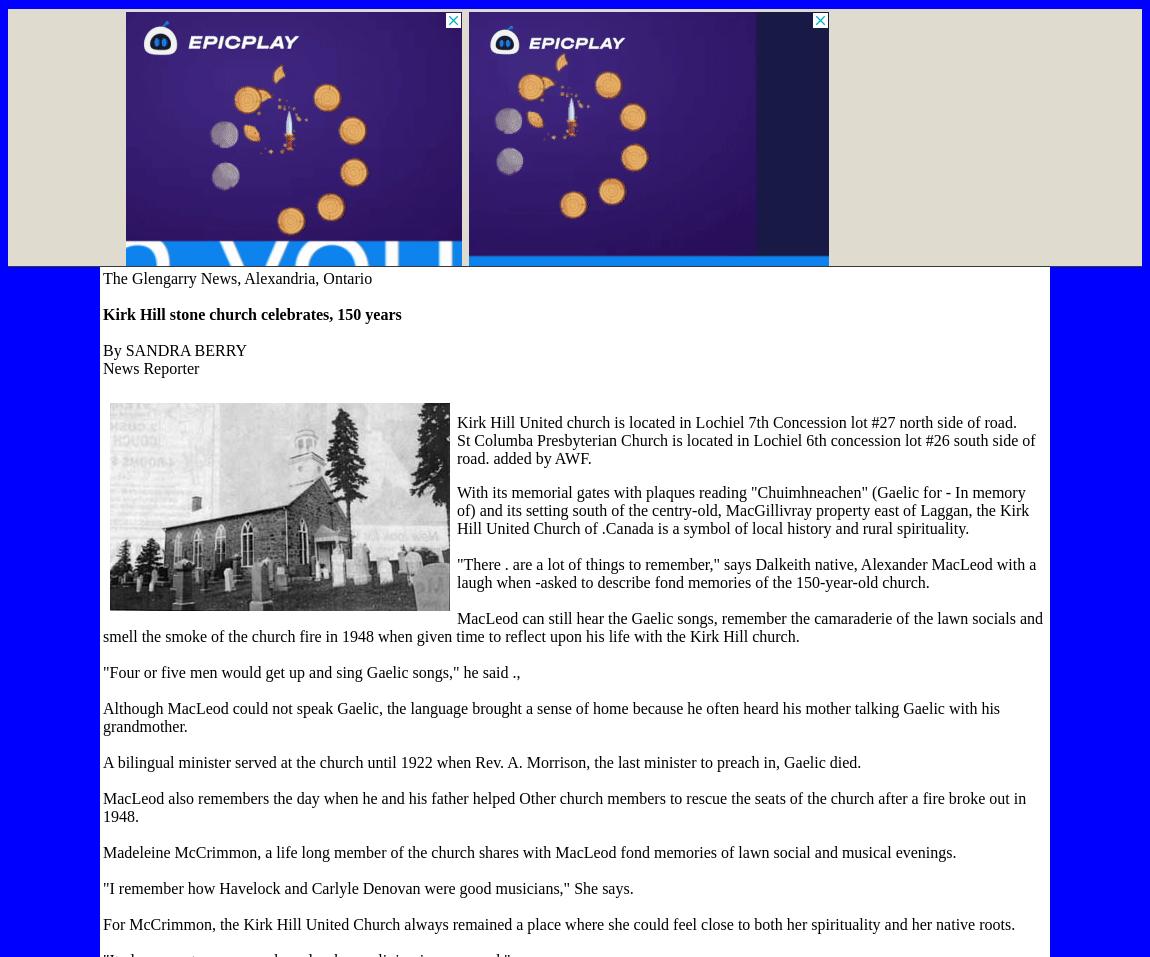 Image resolution: width=1150 pixels, height=957 pixels. What do you see at coordinates (551, 717) in the screenshot?
I see `'Although MacLeod  could not speak Gaelic, the language brought a sense of home because 
he often heard his mother  talking   Gaelic with his grandmother.'` at bounding box center [551, 717].